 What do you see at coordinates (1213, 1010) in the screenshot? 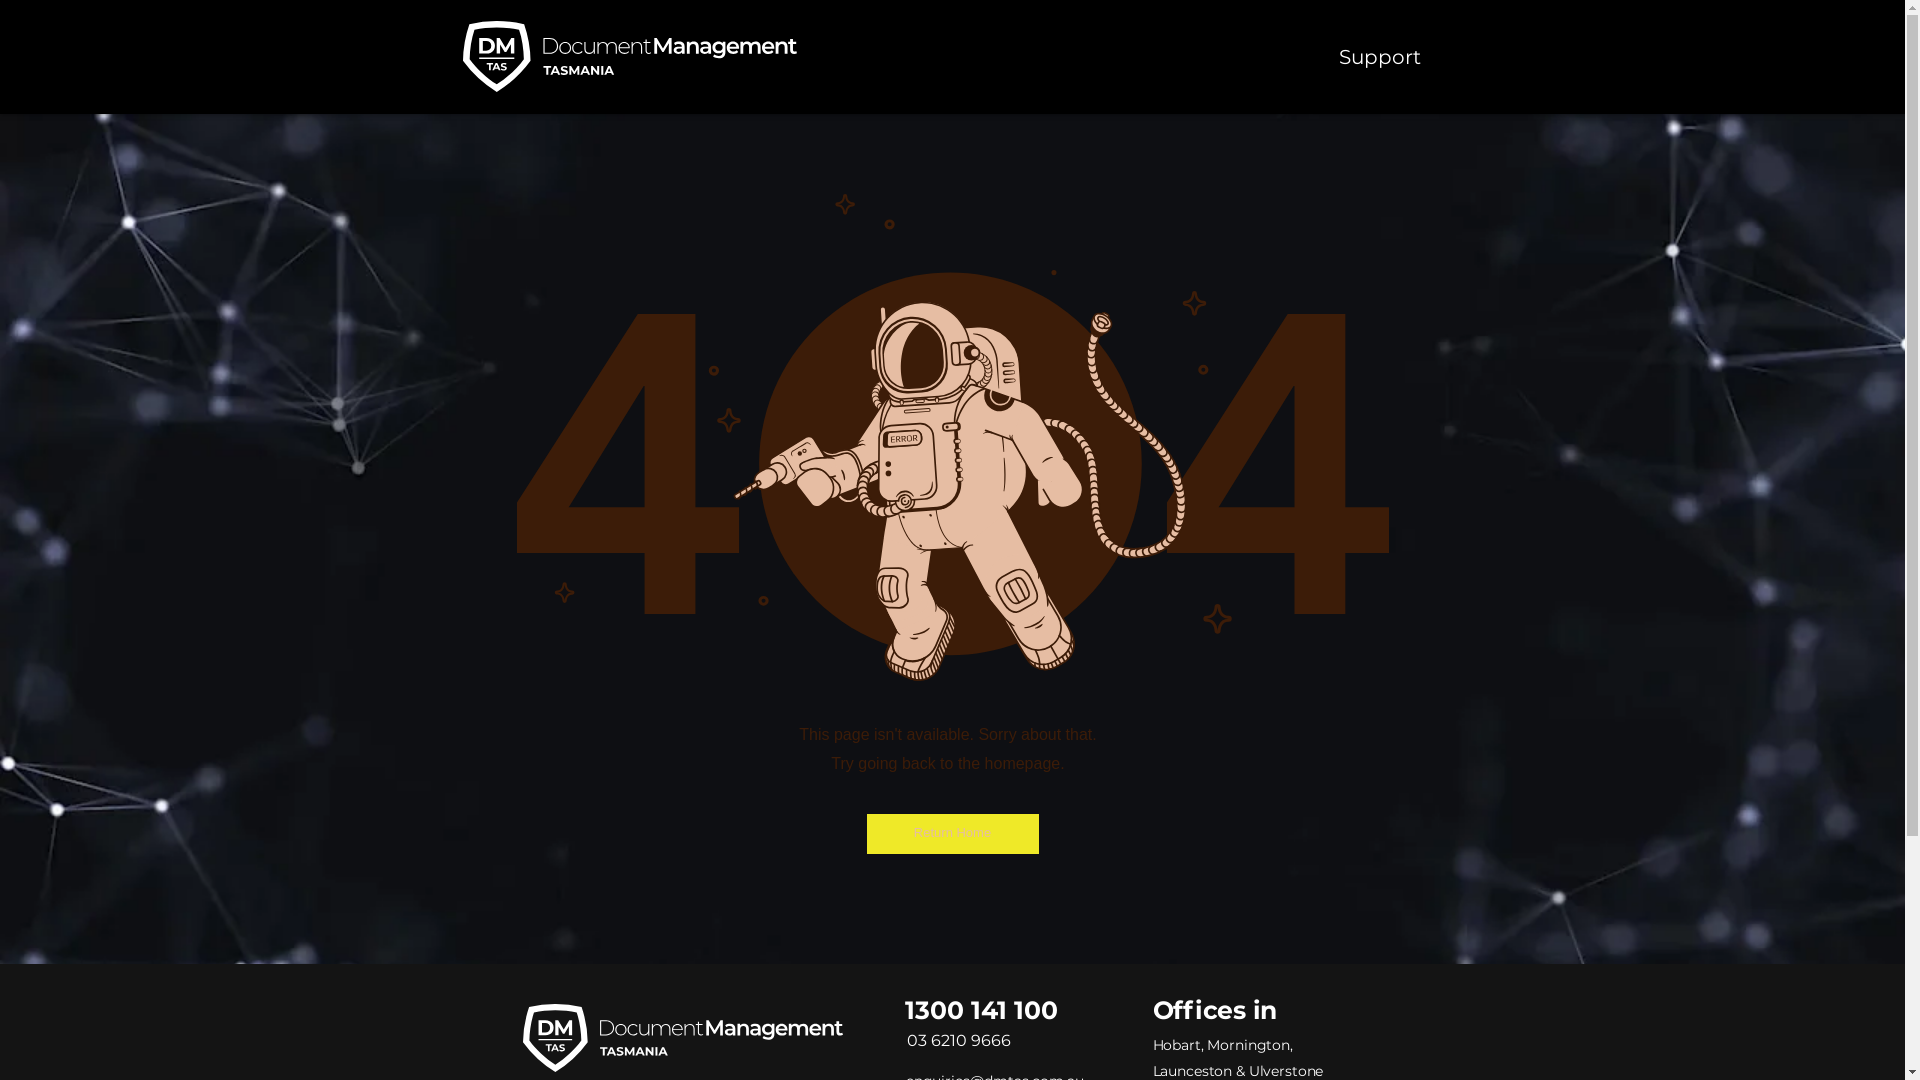
I see `'Offices in'` at bounding box center [1213, 1010].